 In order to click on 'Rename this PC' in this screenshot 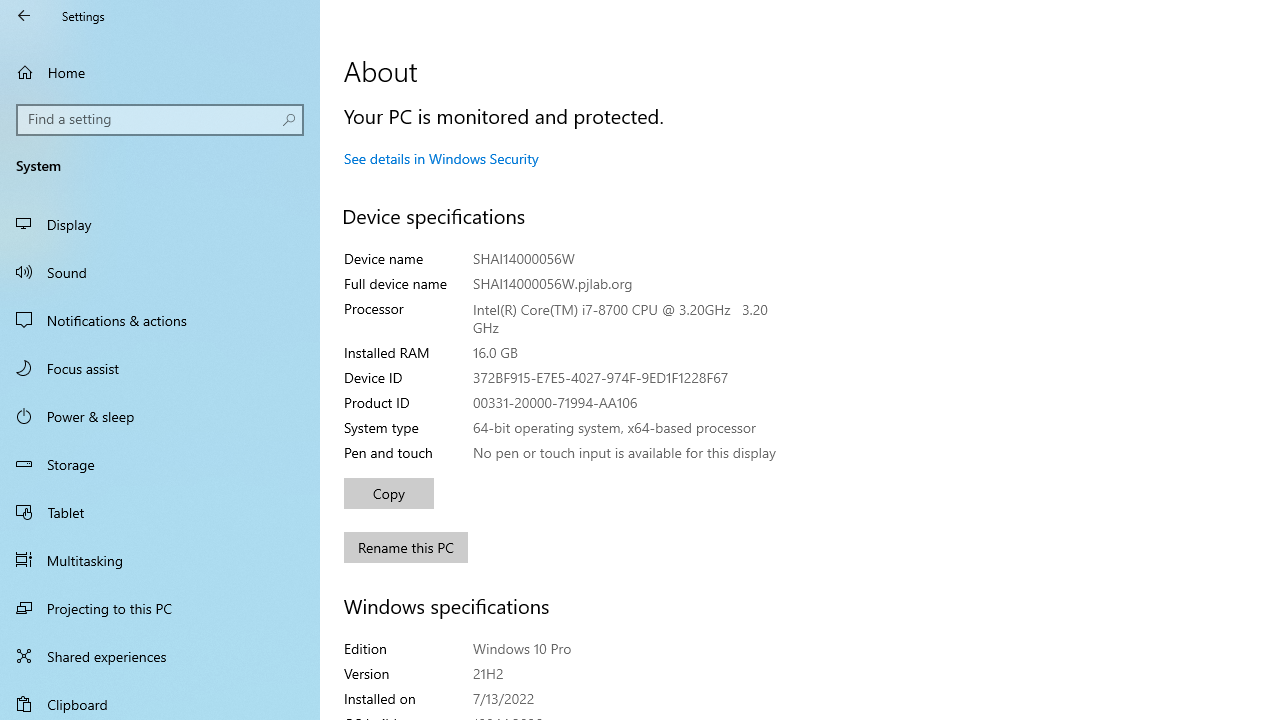, I will do `click(405, 547)`.